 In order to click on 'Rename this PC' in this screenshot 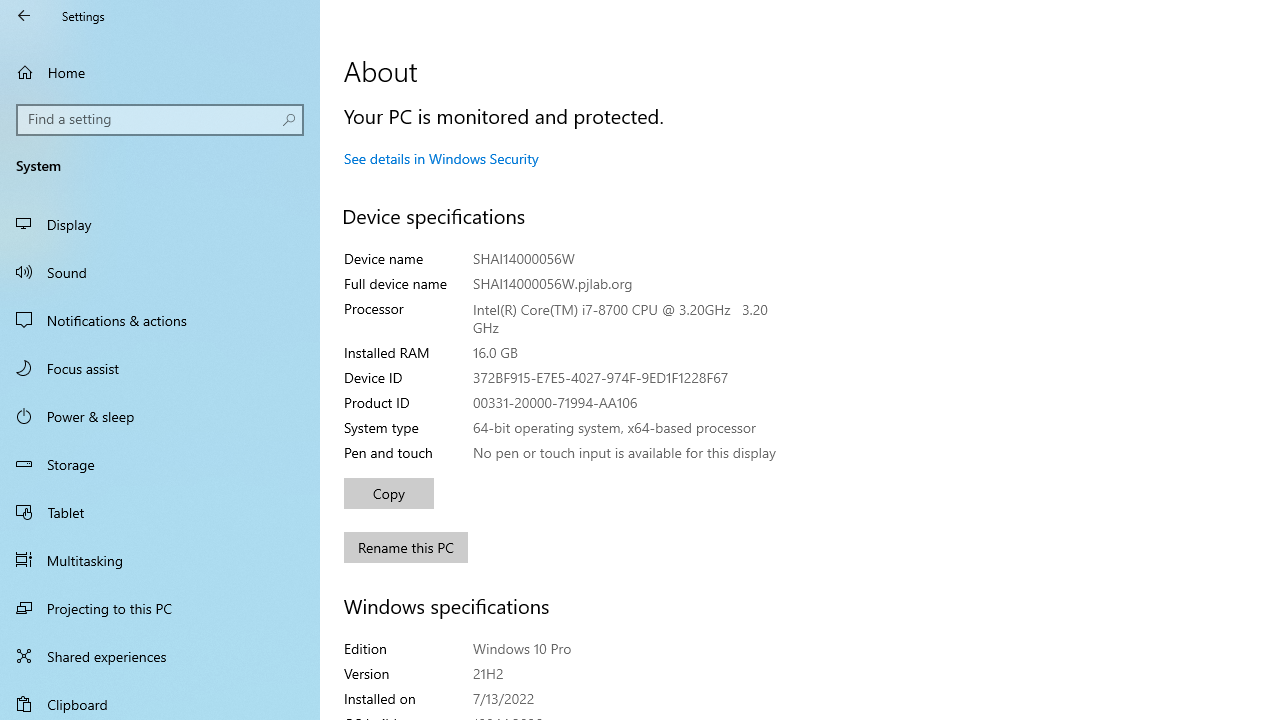, I will do `click(405, 547)`.